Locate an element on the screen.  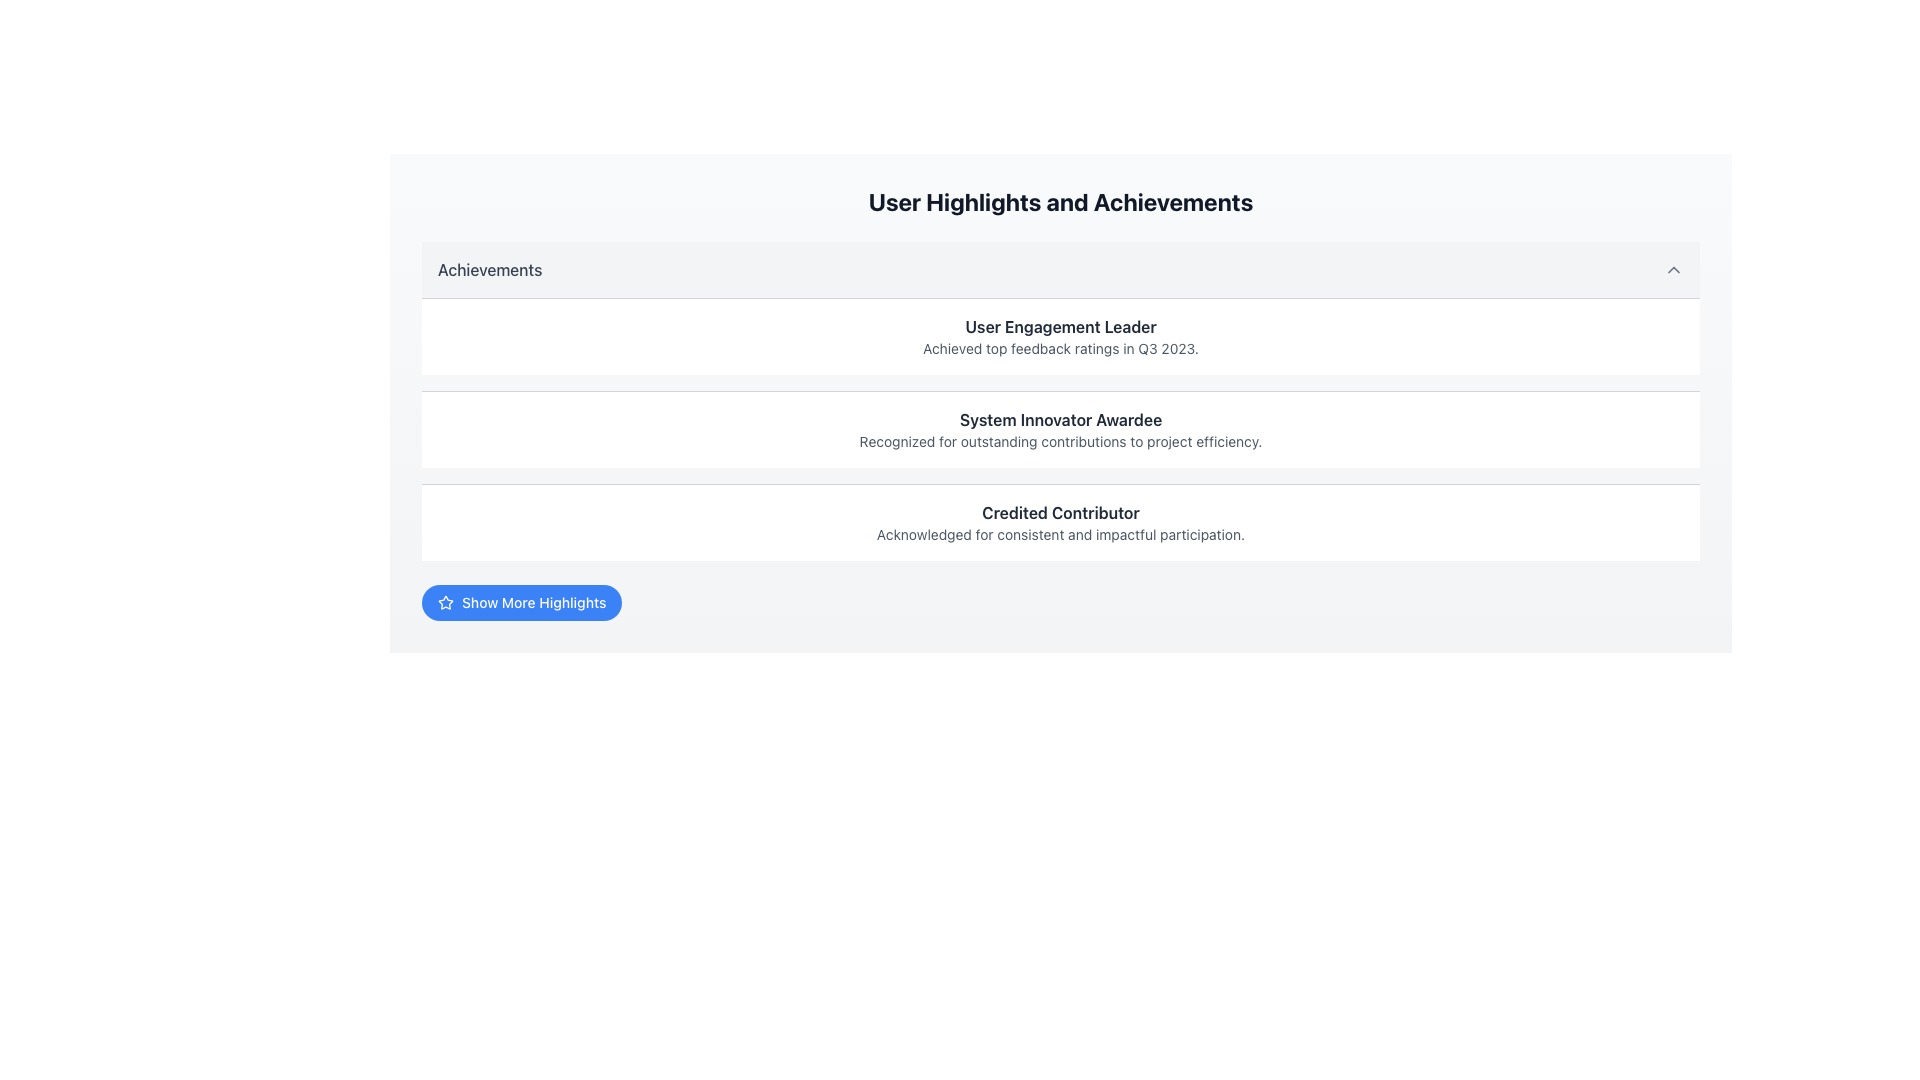
the Card panel that displays an achievement or accolade, positioned at the bottom of the 'User Highlights and Achievements' section is located at coordinates (1059, 521).